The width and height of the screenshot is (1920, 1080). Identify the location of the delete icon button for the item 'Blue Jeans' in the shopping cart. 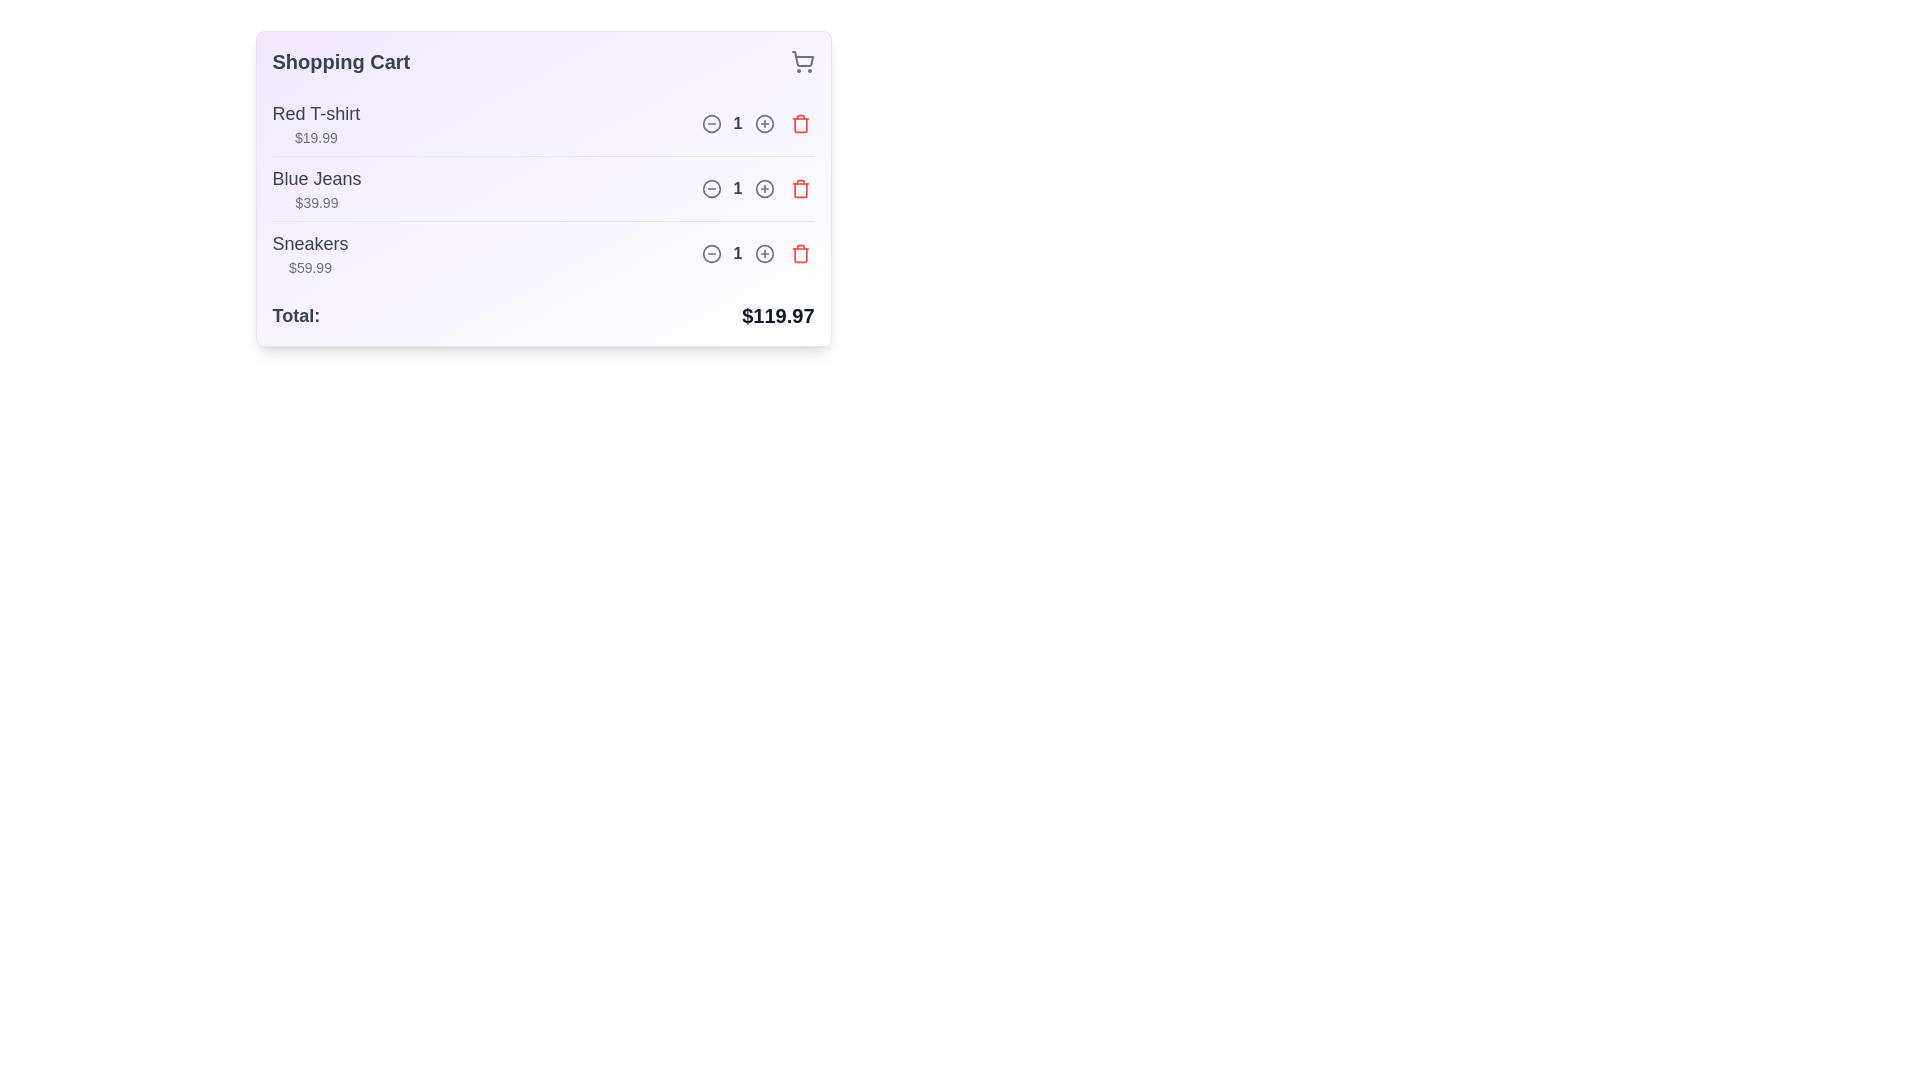
(800, 189).